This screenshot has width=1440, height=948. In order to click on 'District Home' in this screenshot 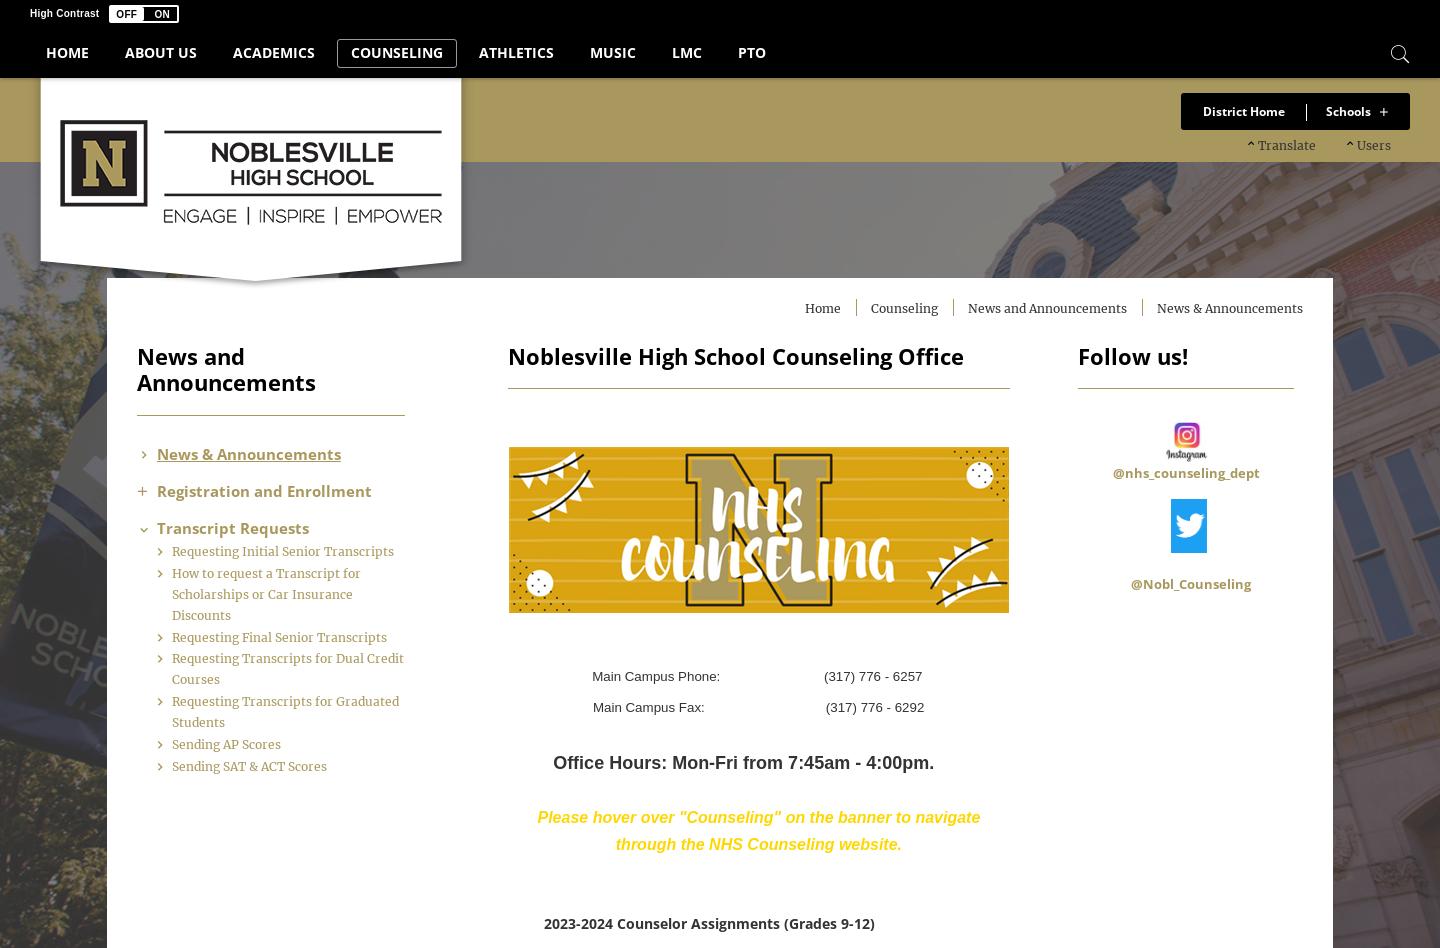, I will do `click(1243, 111)`.